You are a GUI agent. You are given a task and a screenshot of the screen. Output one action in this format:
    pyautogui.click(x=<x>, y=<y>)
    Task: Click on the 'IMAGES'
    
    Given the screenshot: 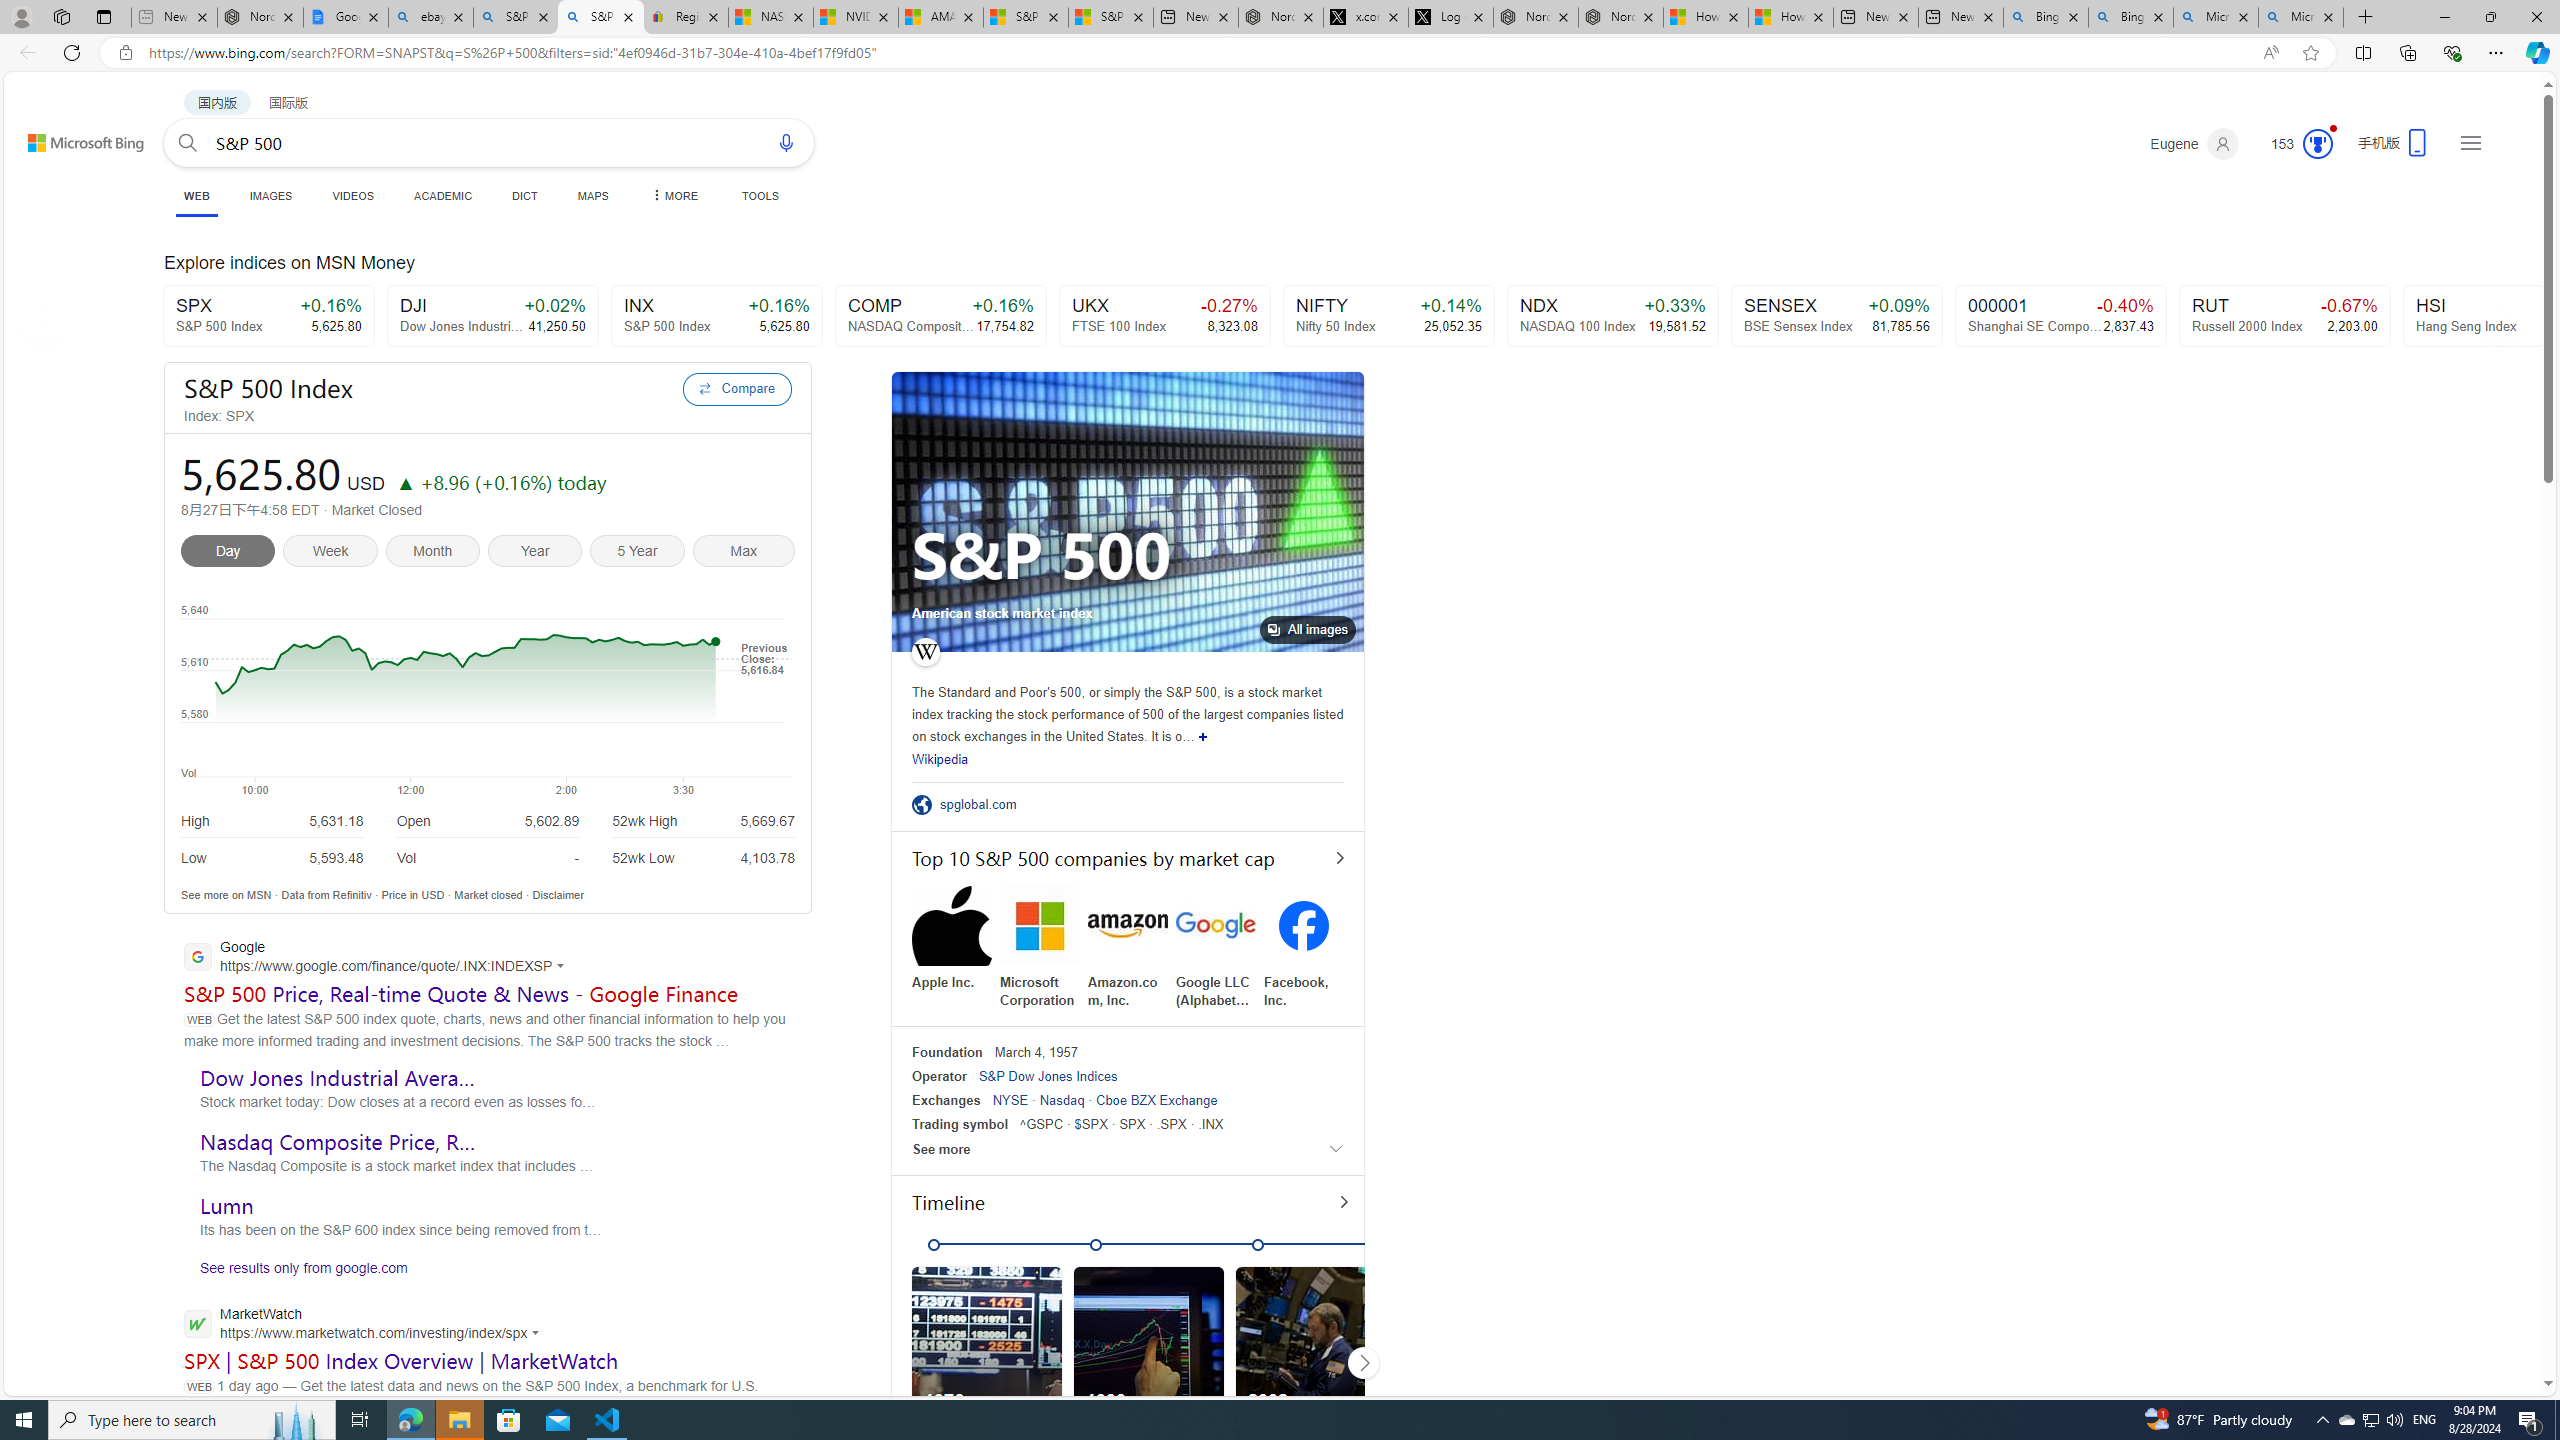 What is the action you would take?
    pyautogui.click(x=270, y=195)
    